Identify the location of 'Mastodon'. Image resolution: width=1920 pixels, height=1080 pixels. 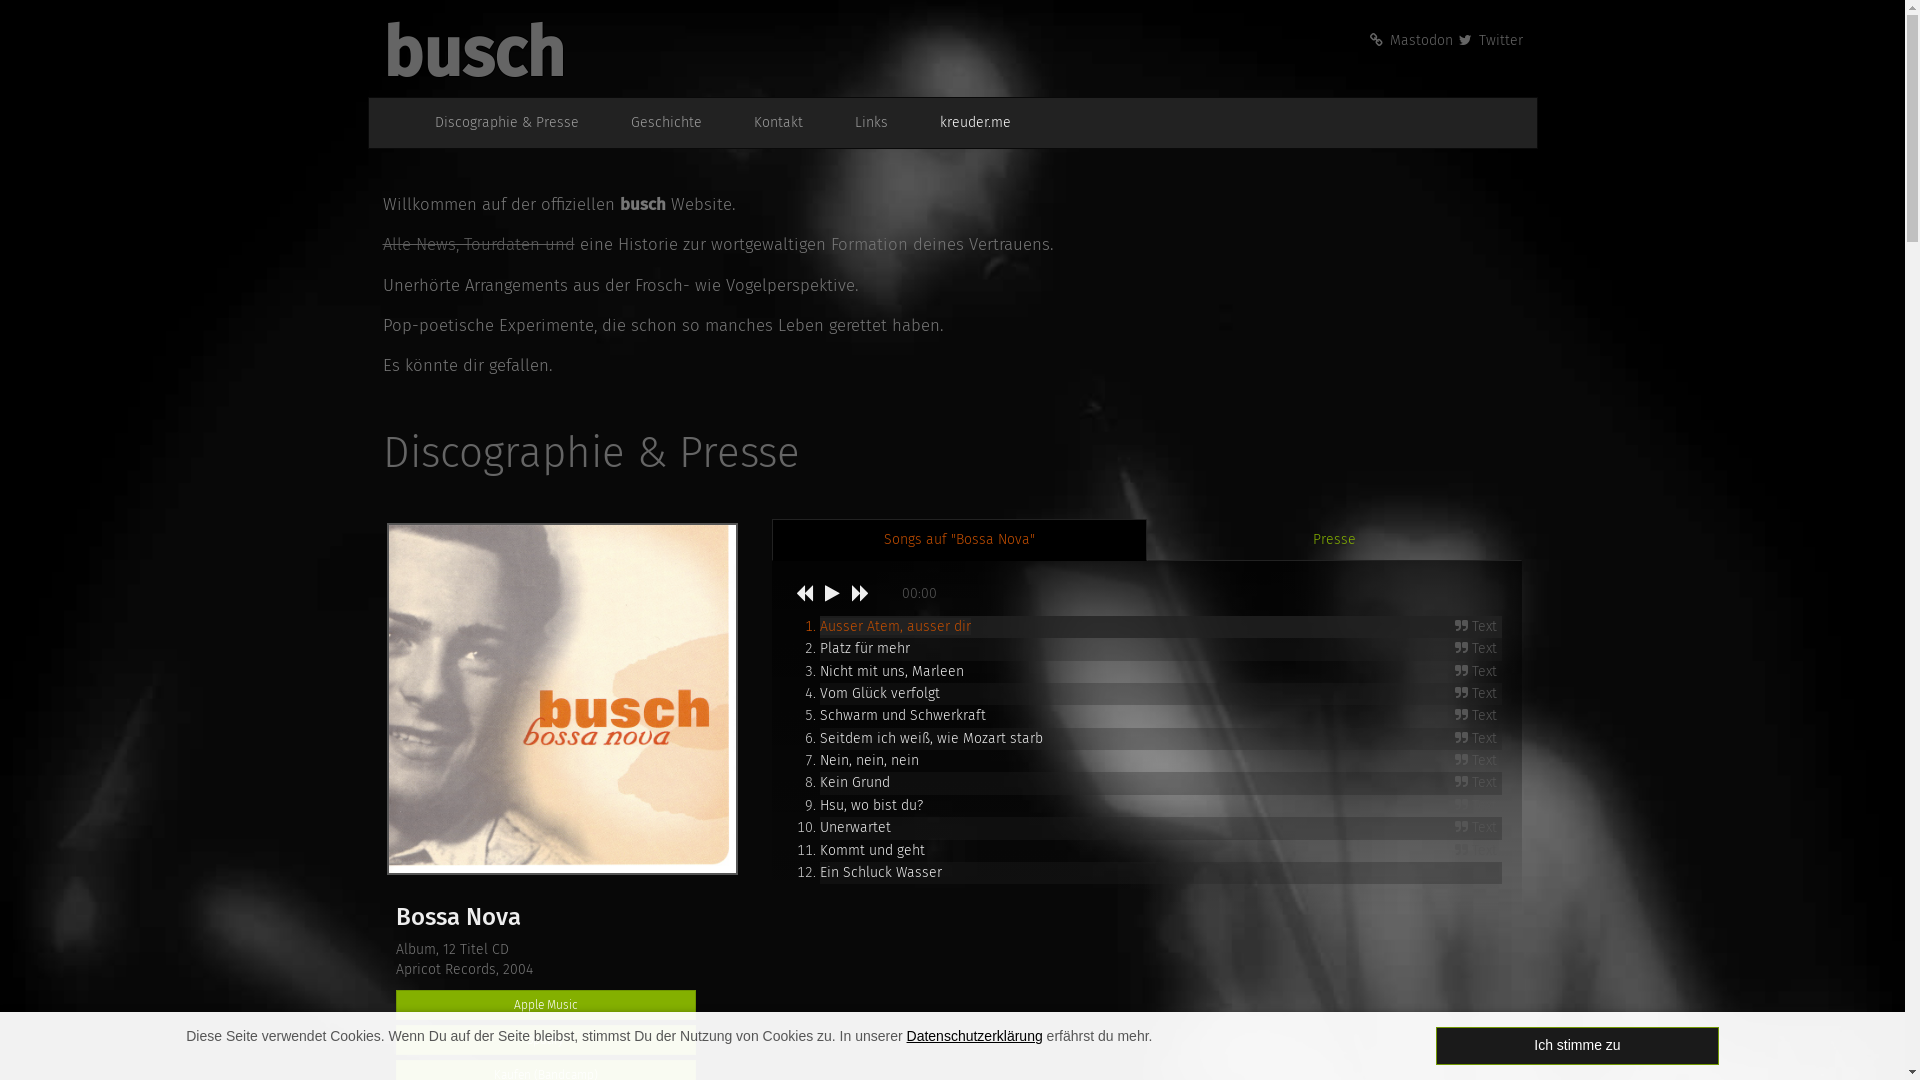
(1409, 40).